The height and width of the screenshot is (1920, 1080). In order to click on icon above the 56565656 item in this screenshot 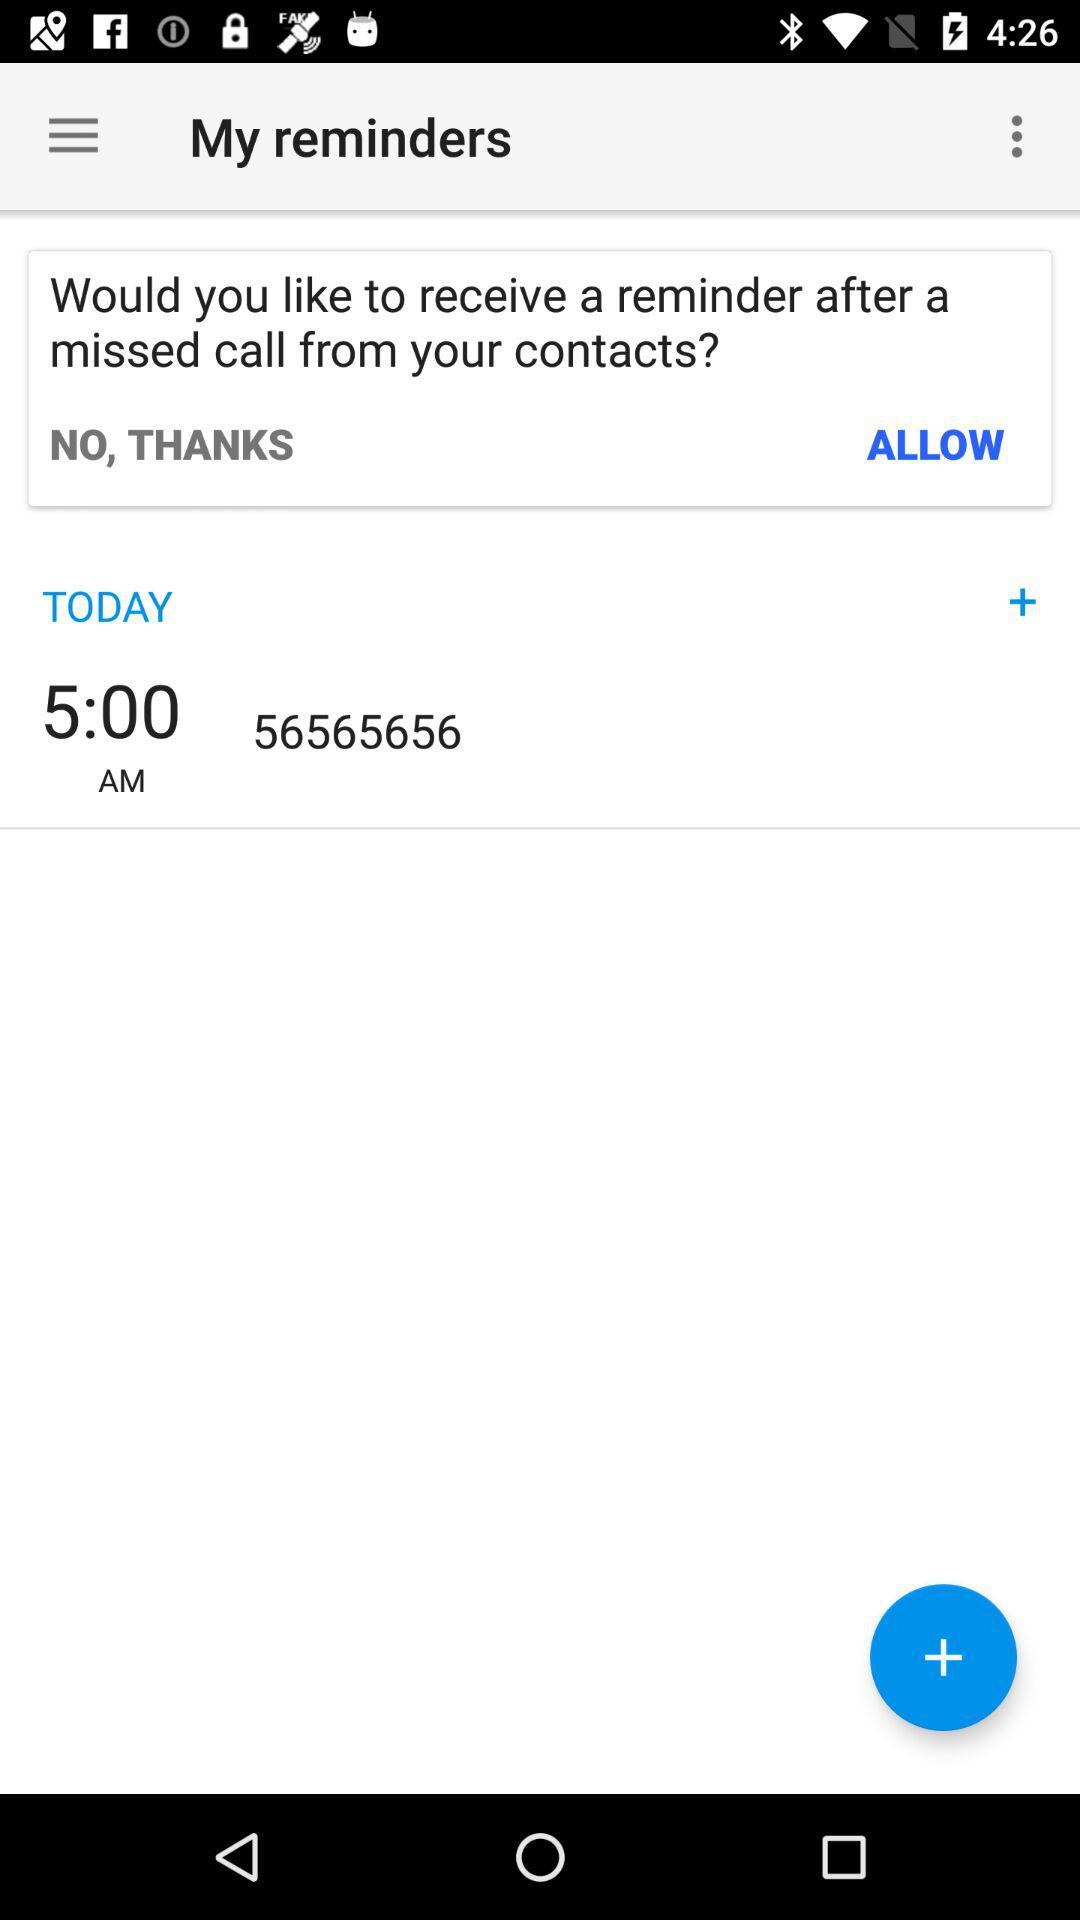, I will do `click(1022, 580)`.